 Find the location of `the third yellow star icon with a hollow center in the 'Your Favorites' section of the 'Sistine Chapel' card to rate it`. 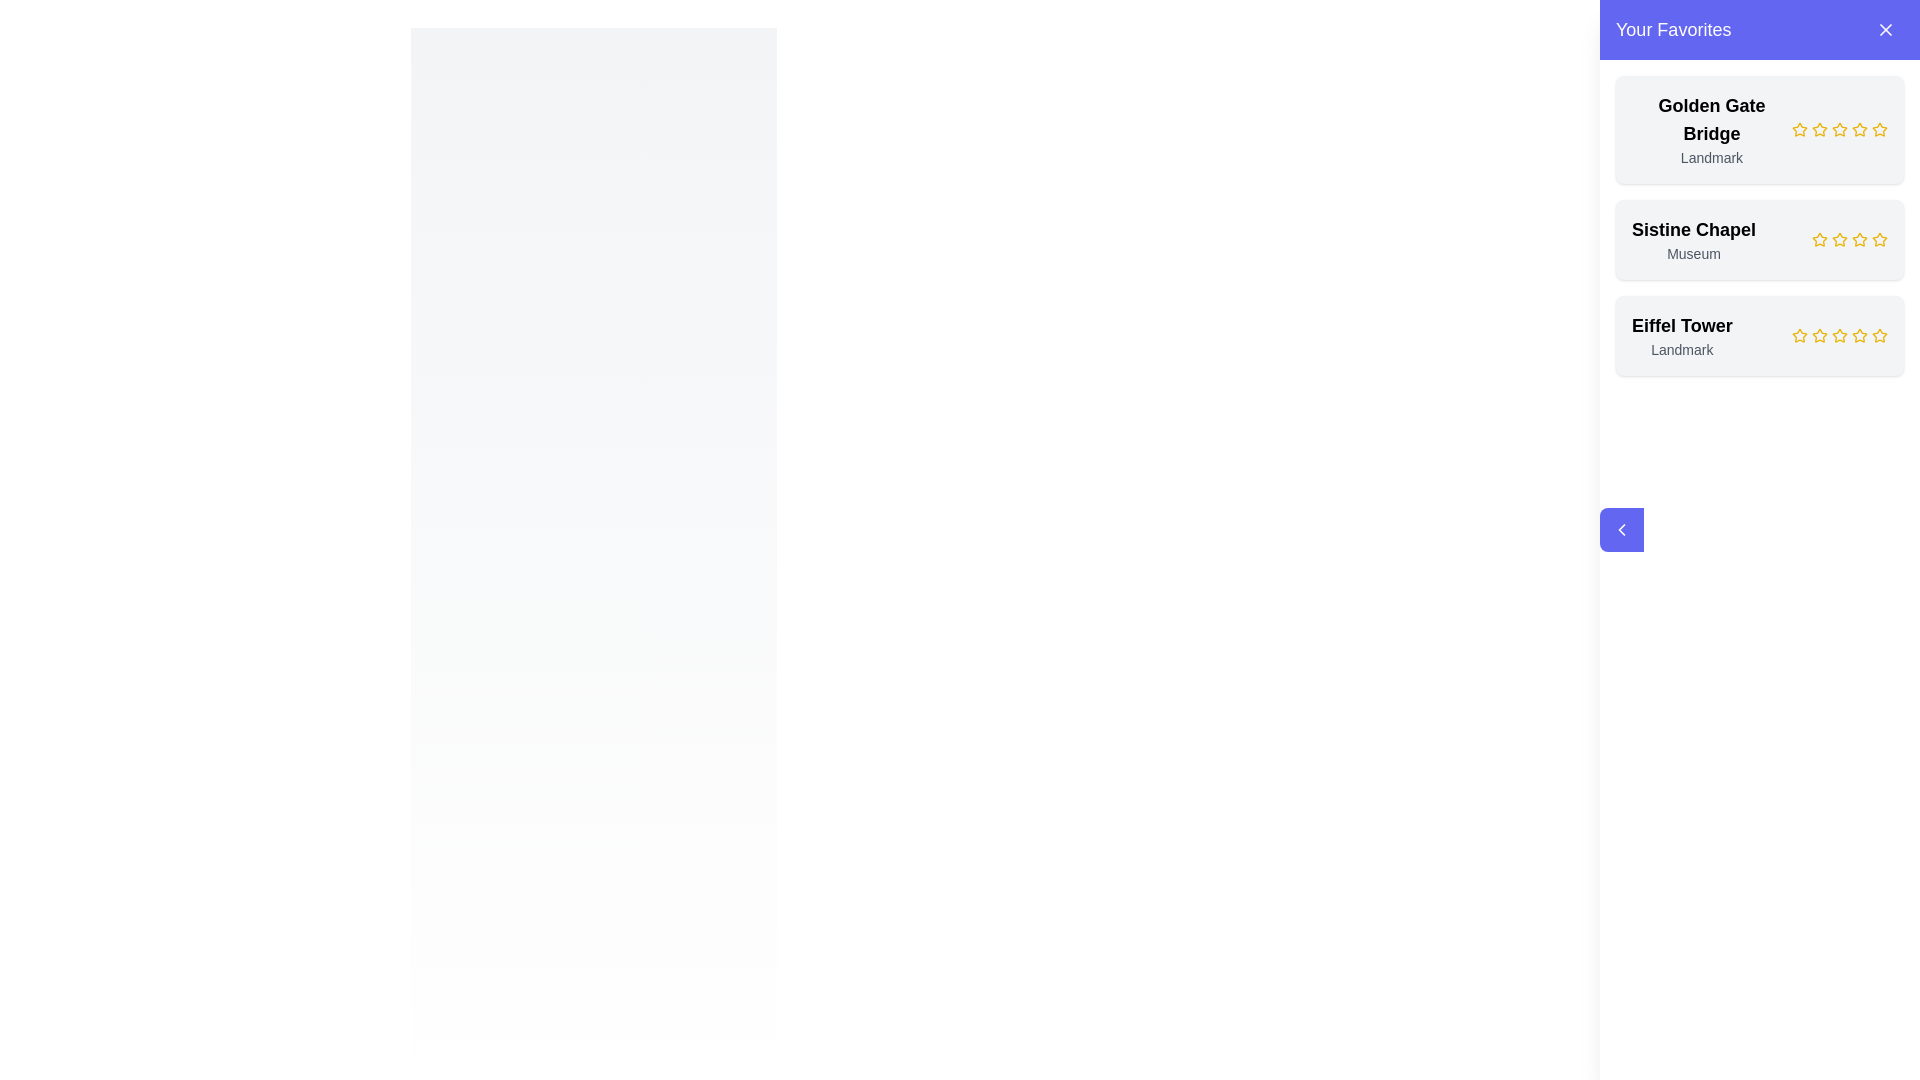

the third yellow star icon with a hollow center in the 'Your Favorites' section of the 'Sistine Chapel' card to rate it is located at coordinates (1839, 238).